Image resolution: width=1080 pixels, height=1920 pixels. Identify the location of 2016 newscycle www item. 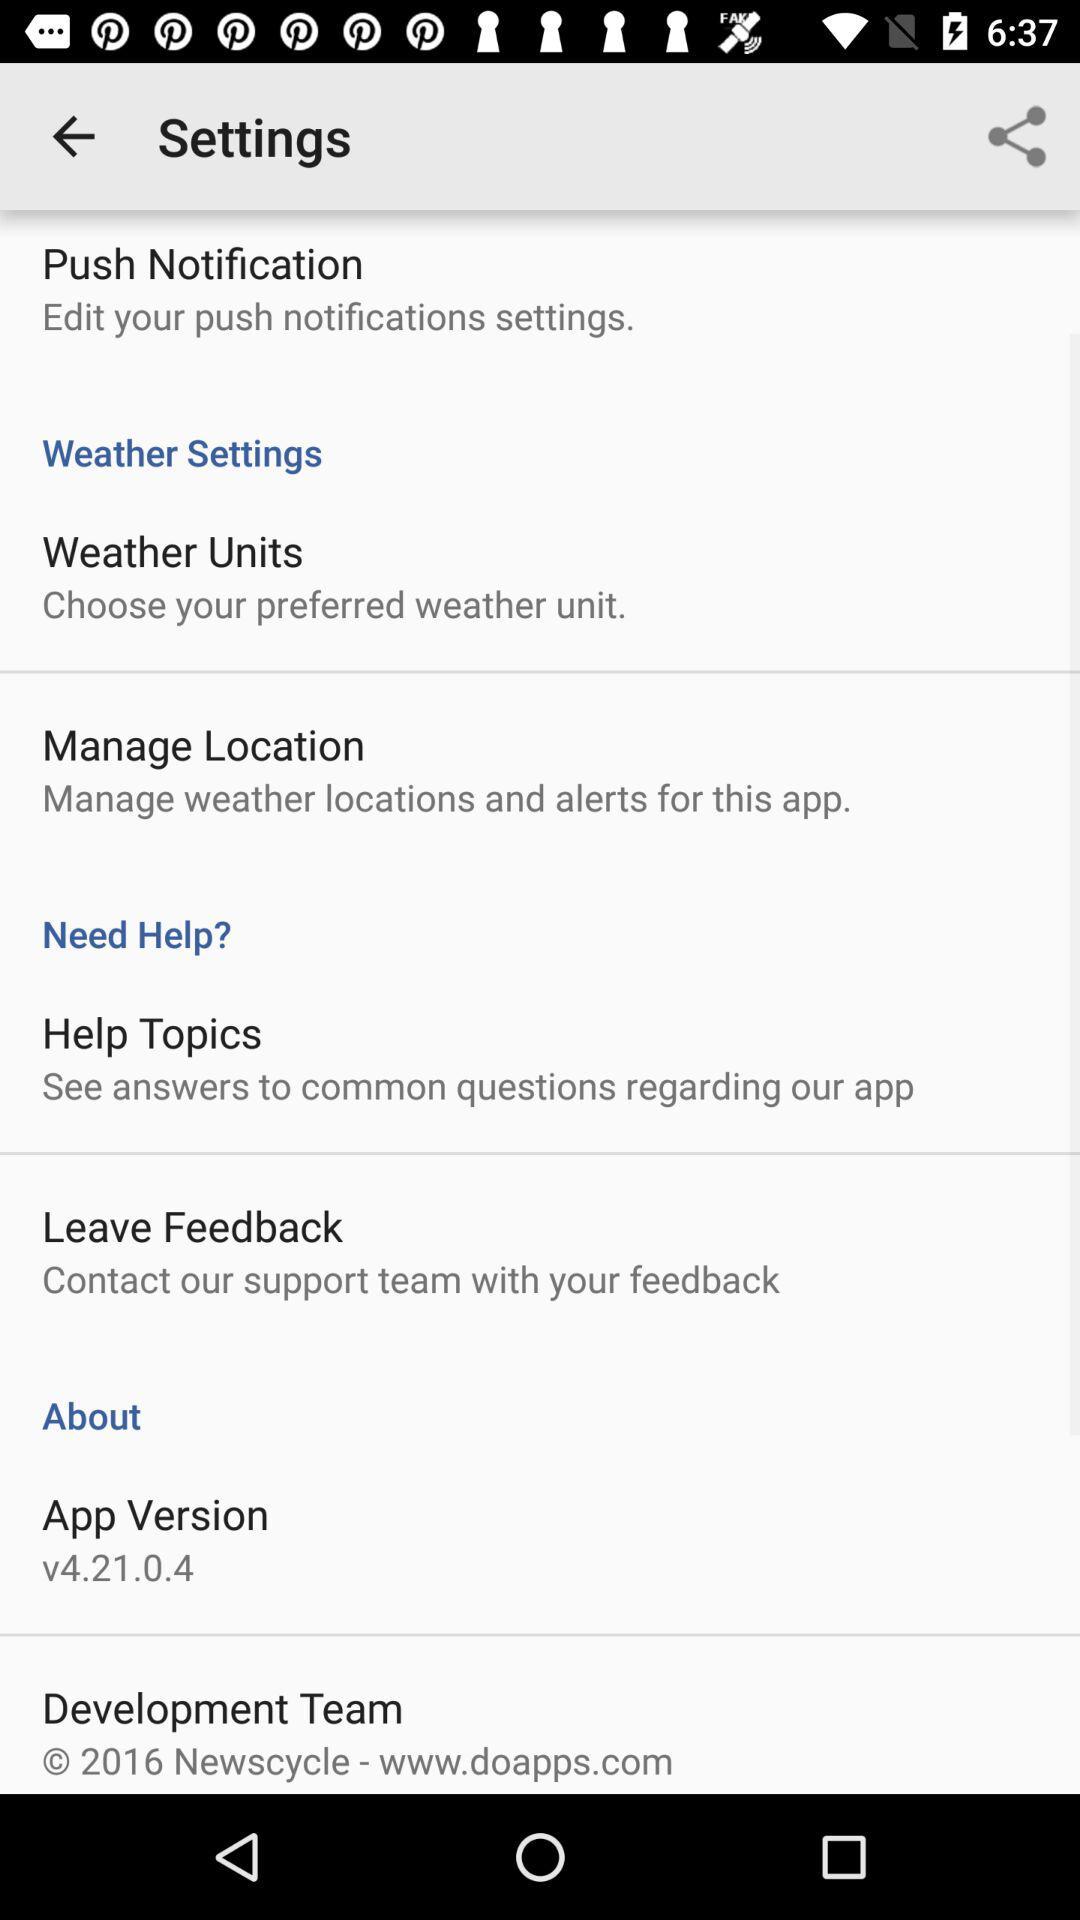
(356, 1760).